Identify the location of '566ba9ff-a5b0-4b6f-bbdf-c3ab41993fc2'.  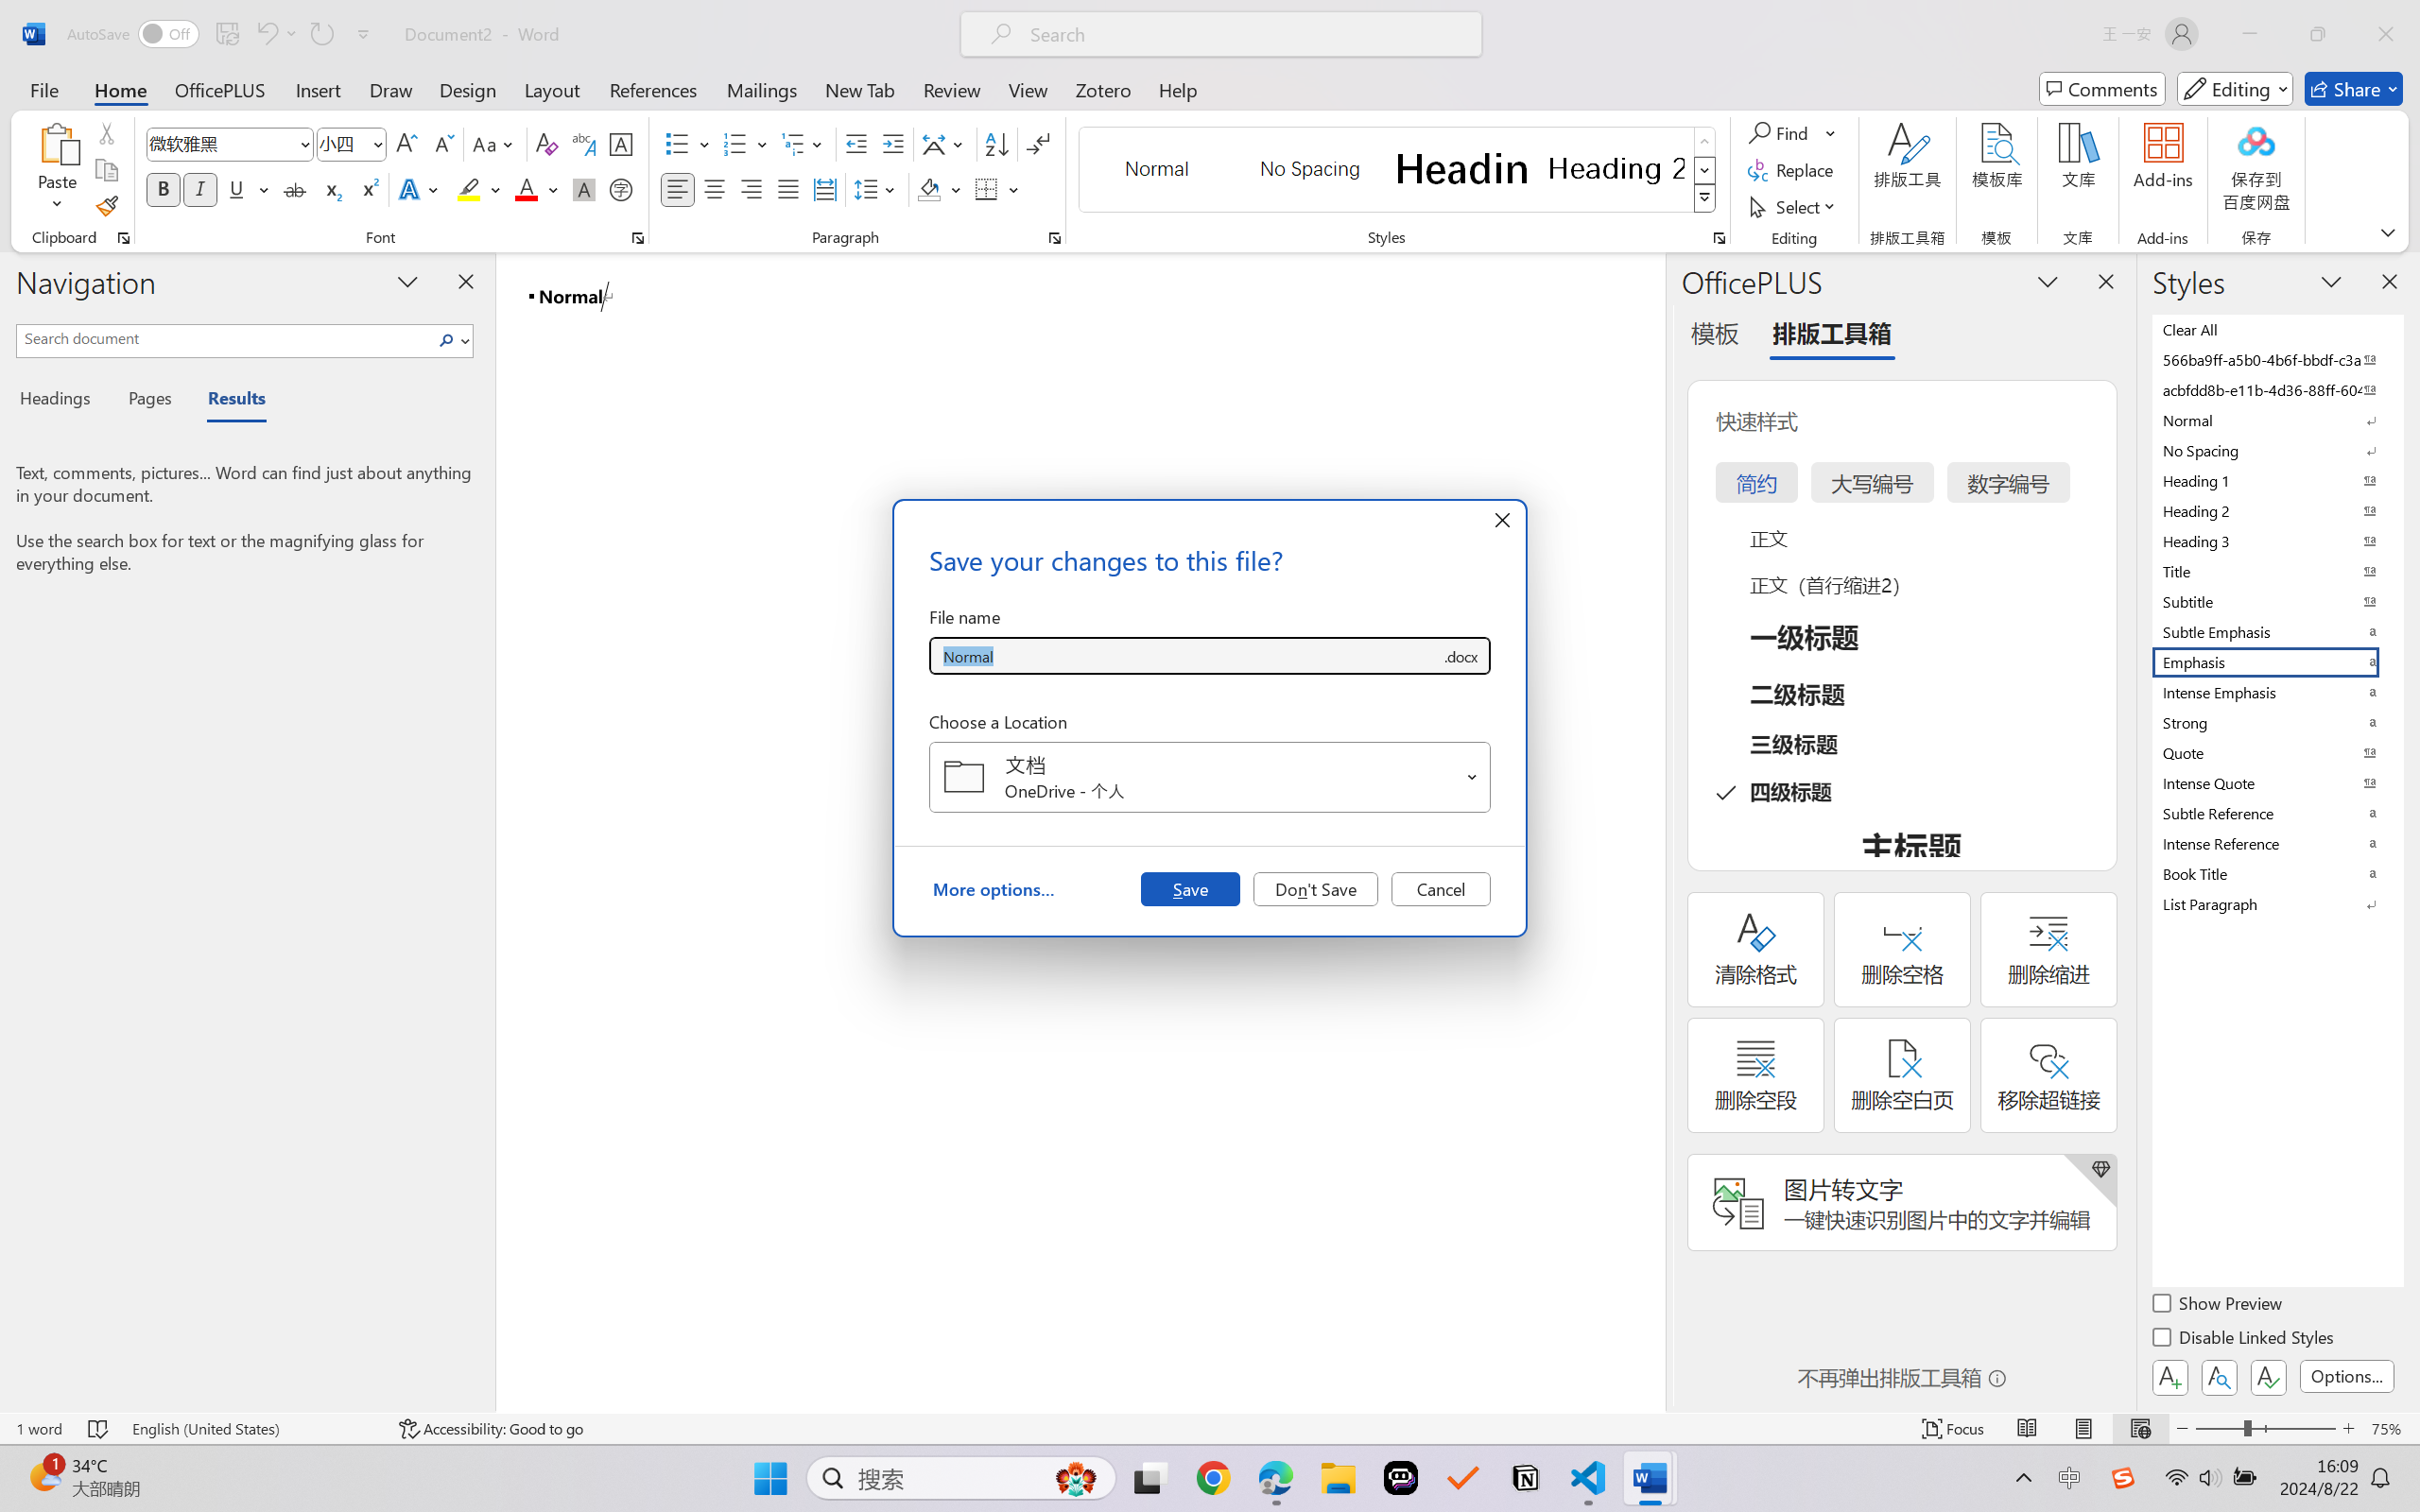
(2275, 358).